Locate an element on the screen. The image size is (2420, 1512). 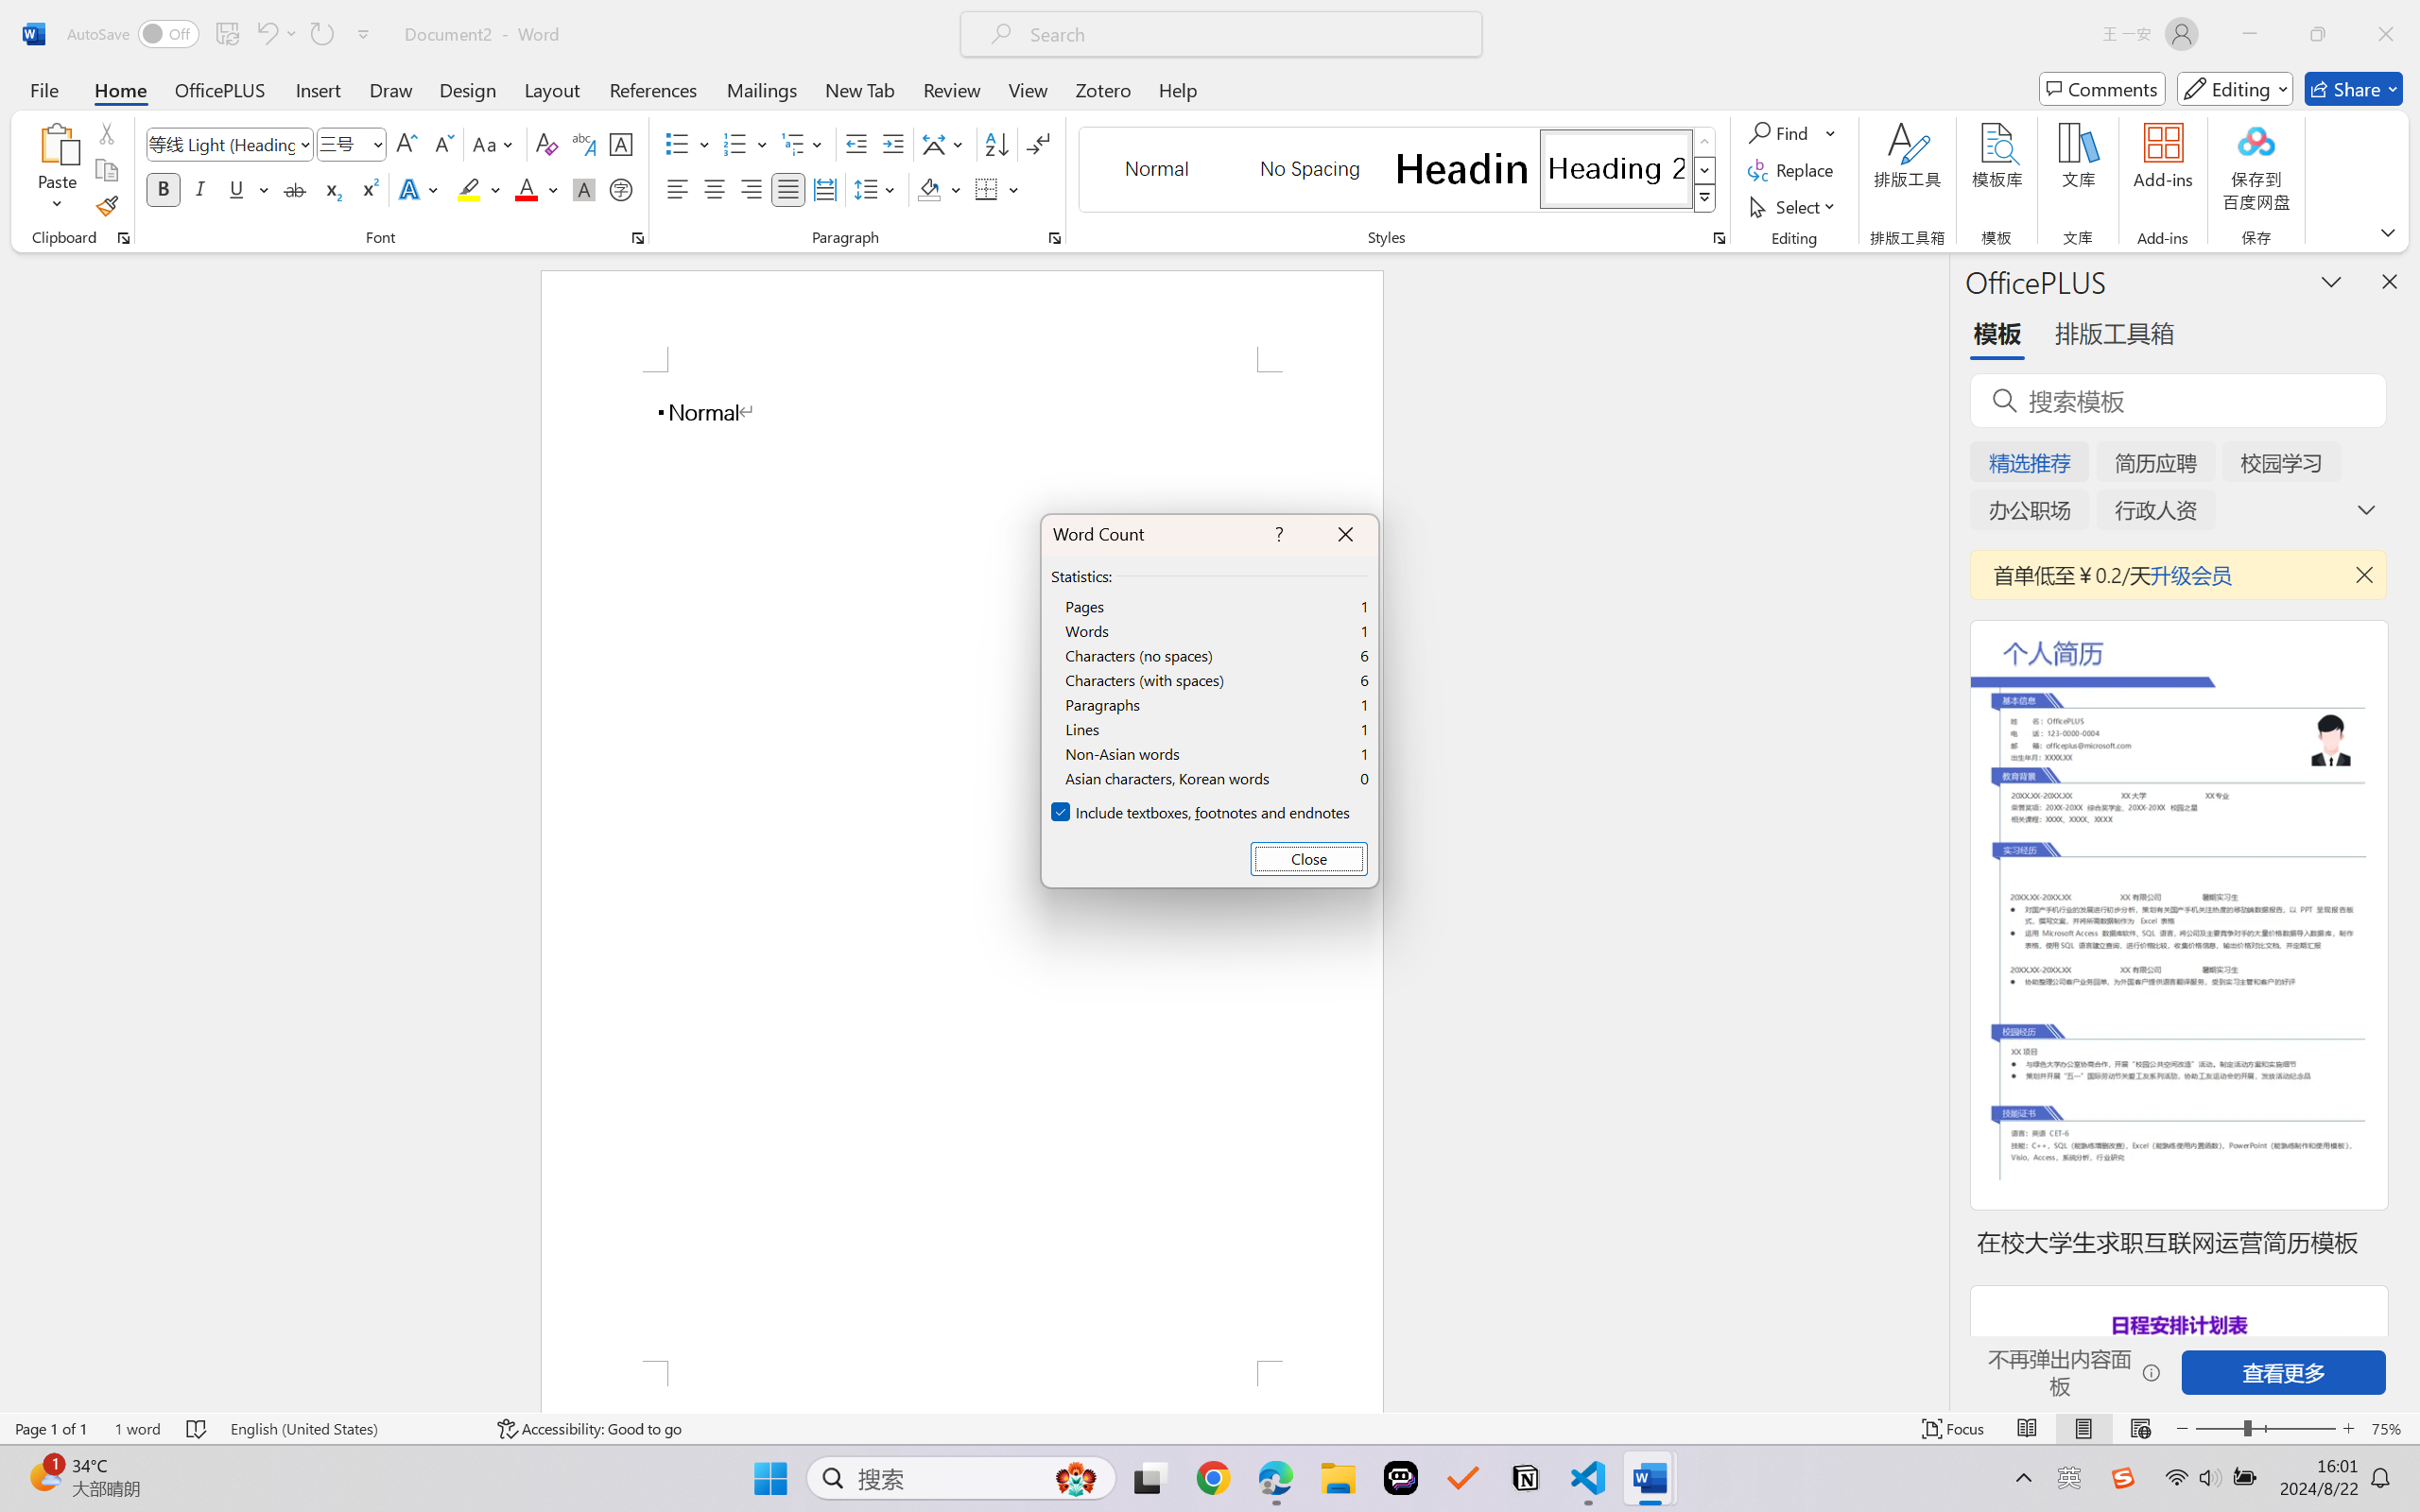
'Paste' is located at coordinates (57, 143).